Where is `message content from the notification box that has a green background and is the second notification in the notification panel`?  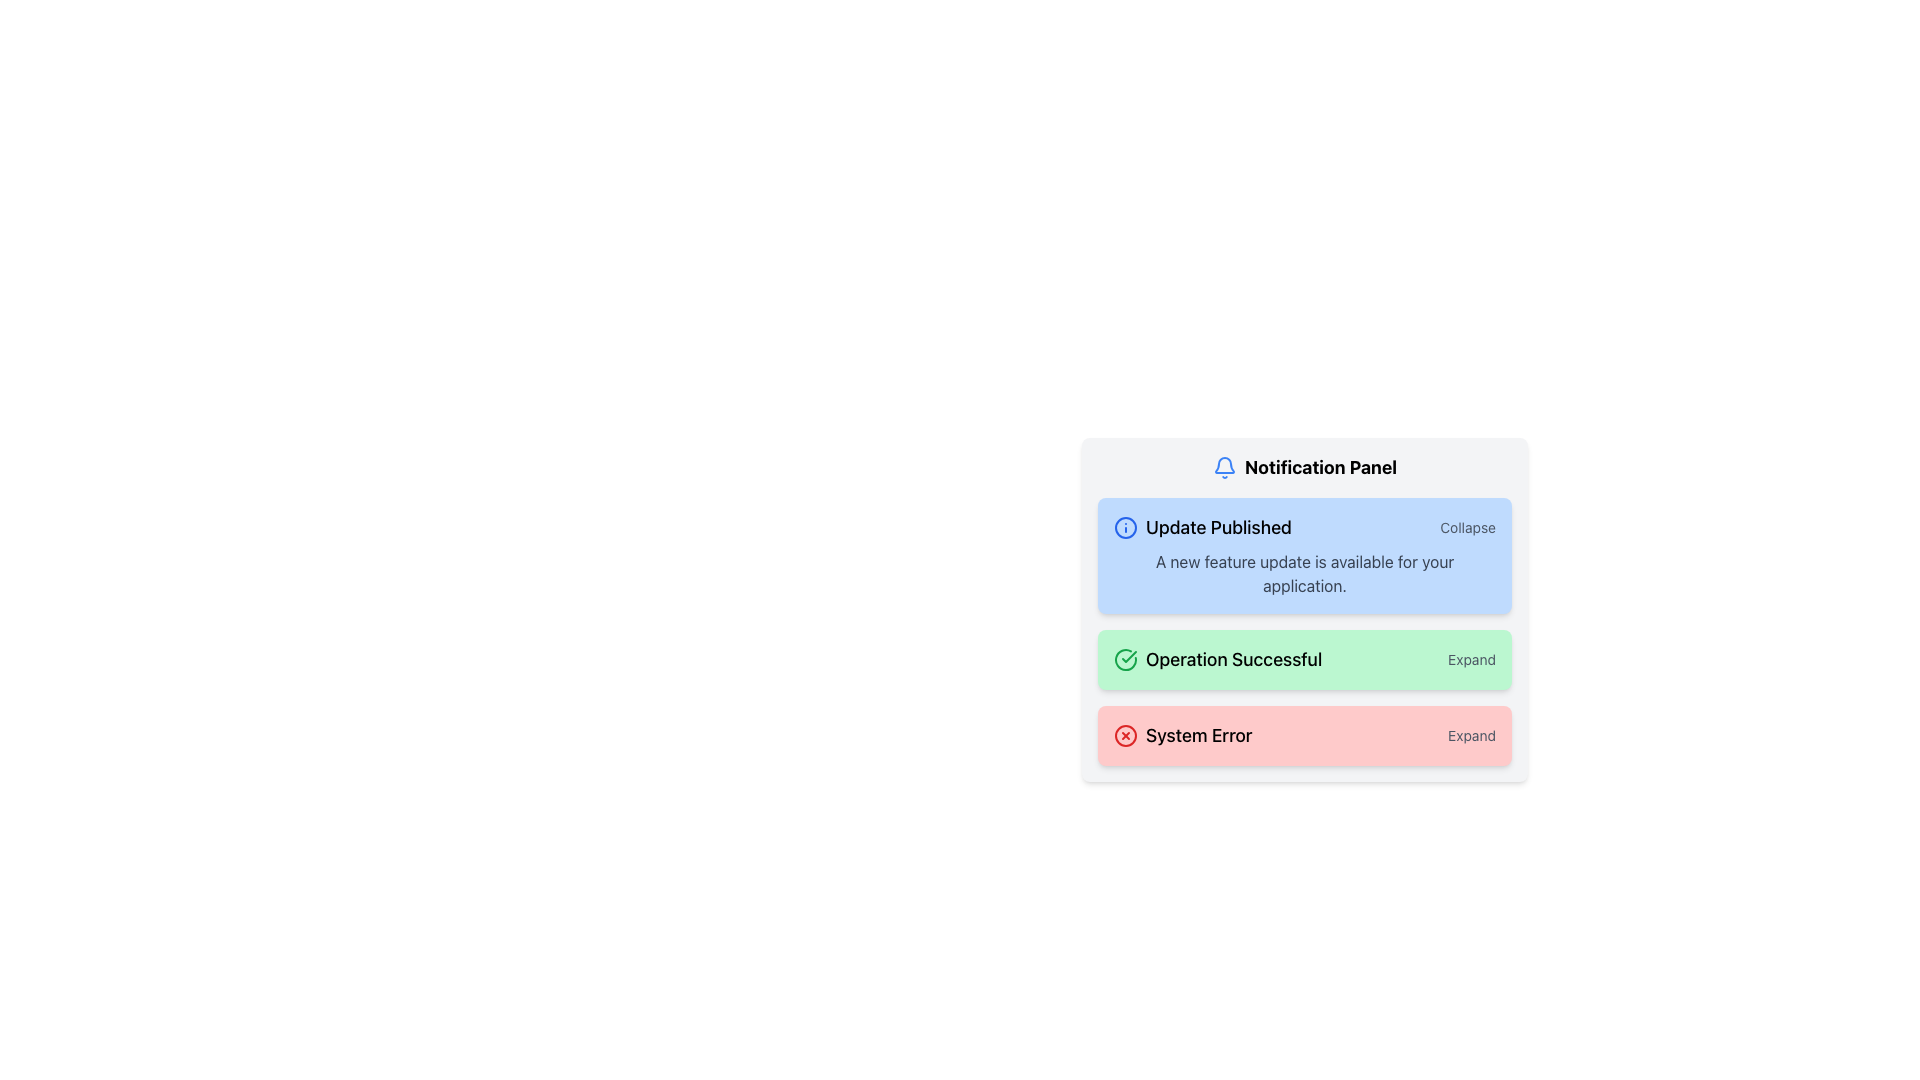 message content from the notification box that has a green background and is the second notification in the notification panel is located at coordinates (1305, 659).